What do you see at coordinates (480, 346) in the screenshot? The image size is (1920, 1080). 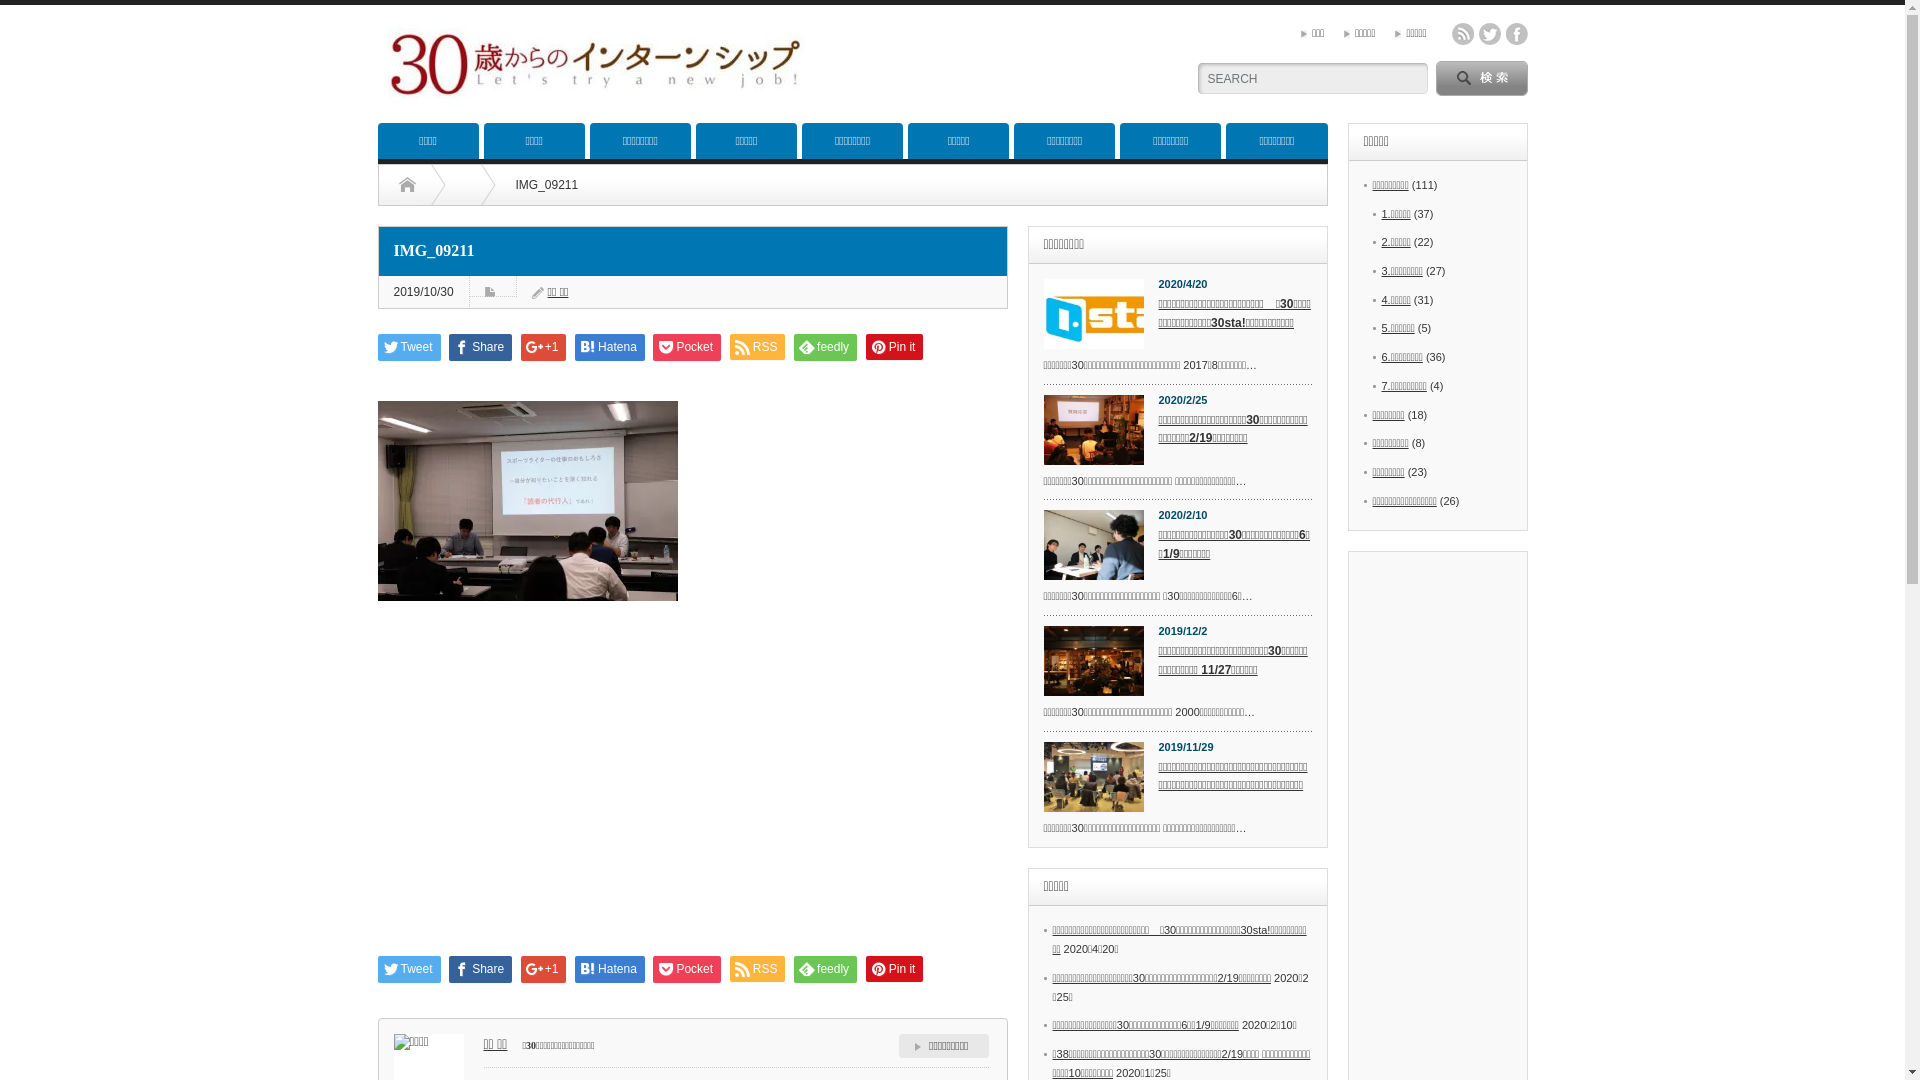 I see `'Share'` at bounding box center [480, 346].